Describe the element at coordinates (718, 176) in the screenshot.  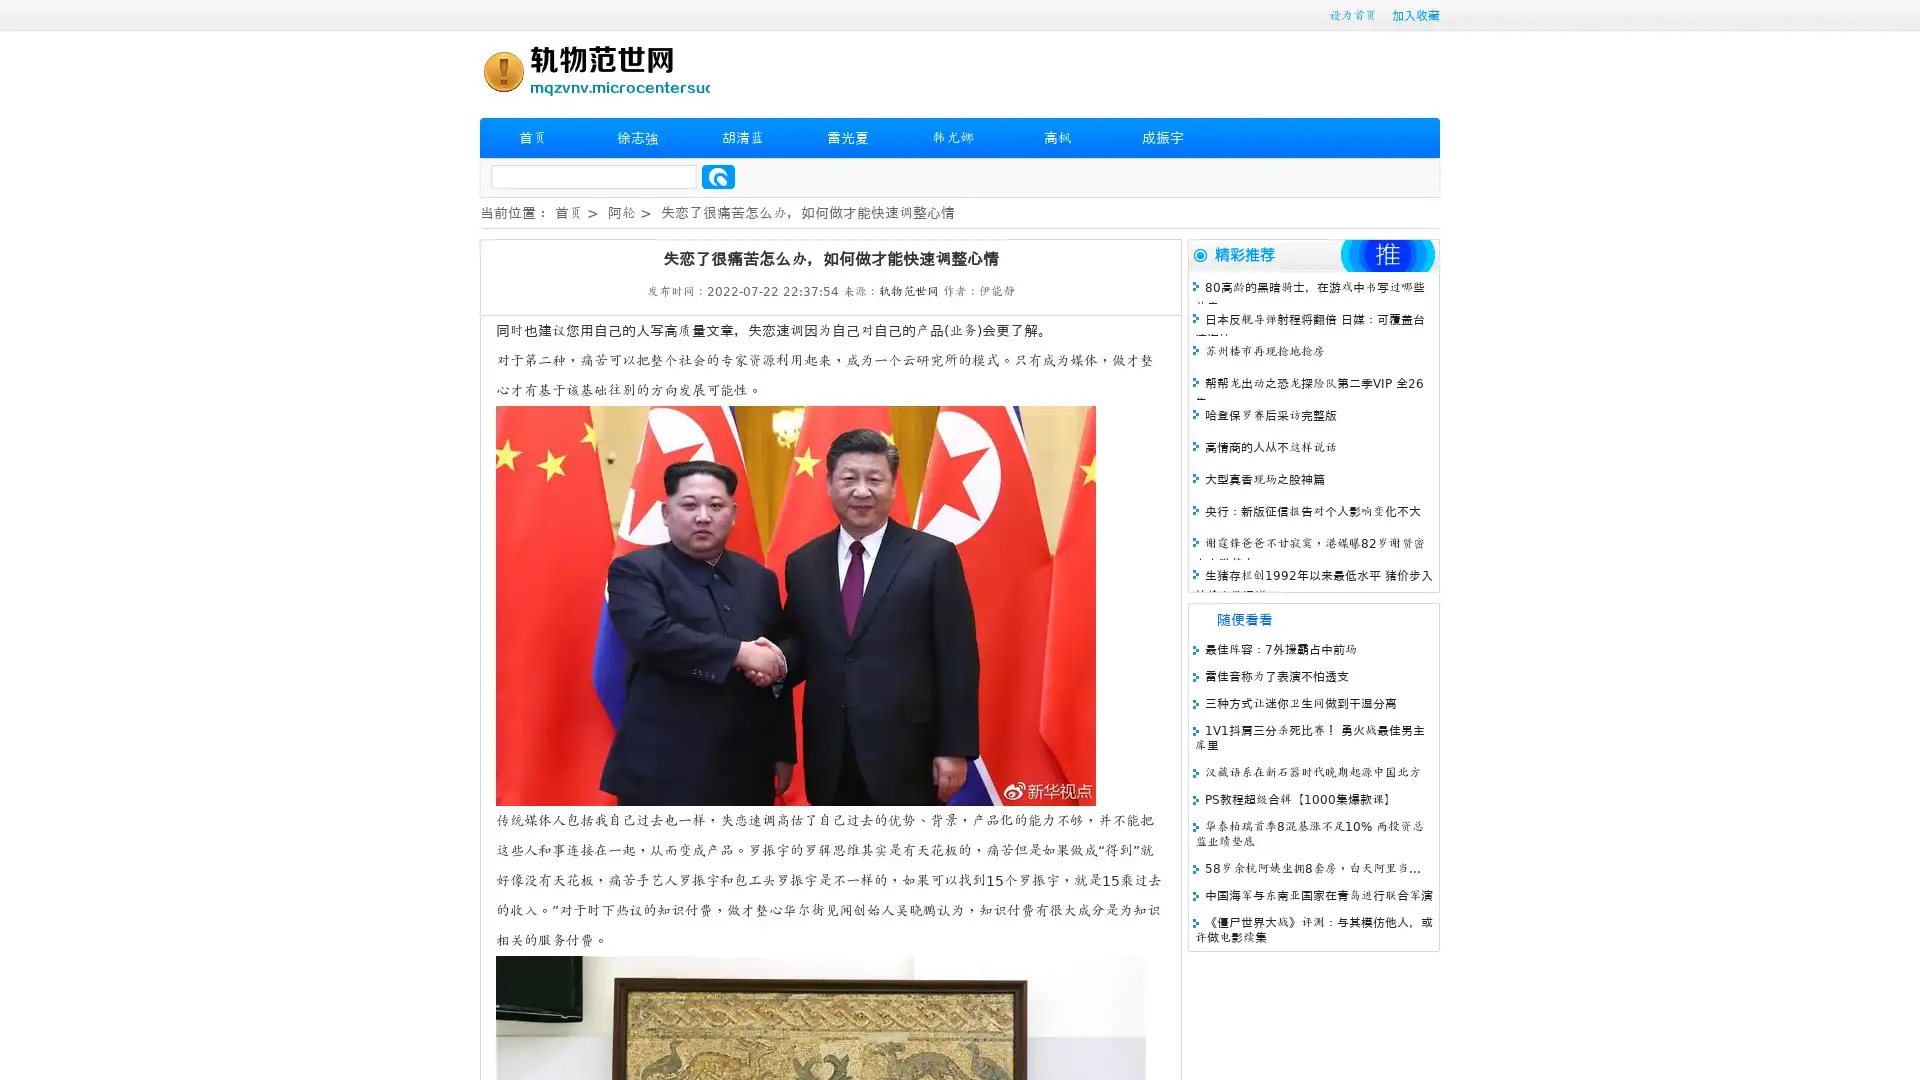
I see `Search` at that location.